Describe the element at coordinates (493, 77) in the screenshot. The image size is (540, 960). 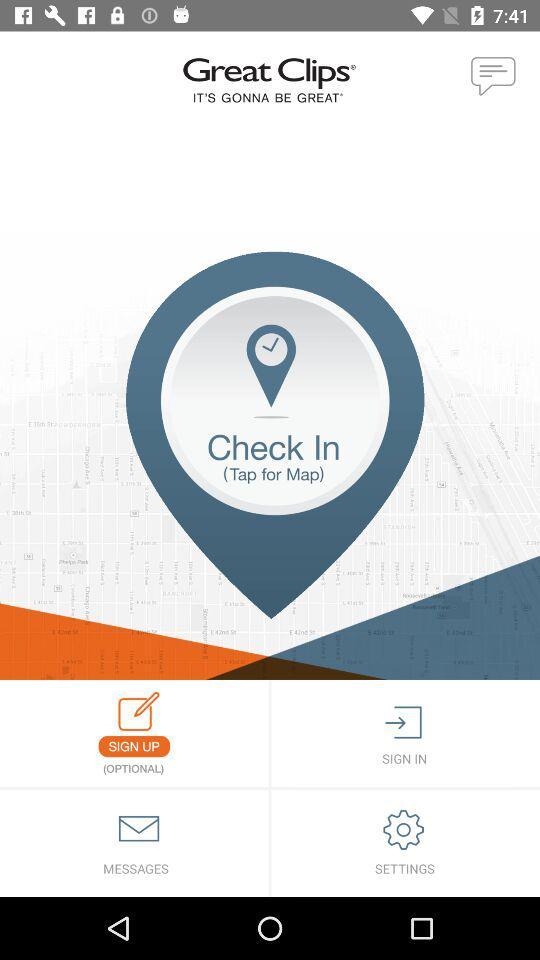
I see `icon at the top right corner` at that location.